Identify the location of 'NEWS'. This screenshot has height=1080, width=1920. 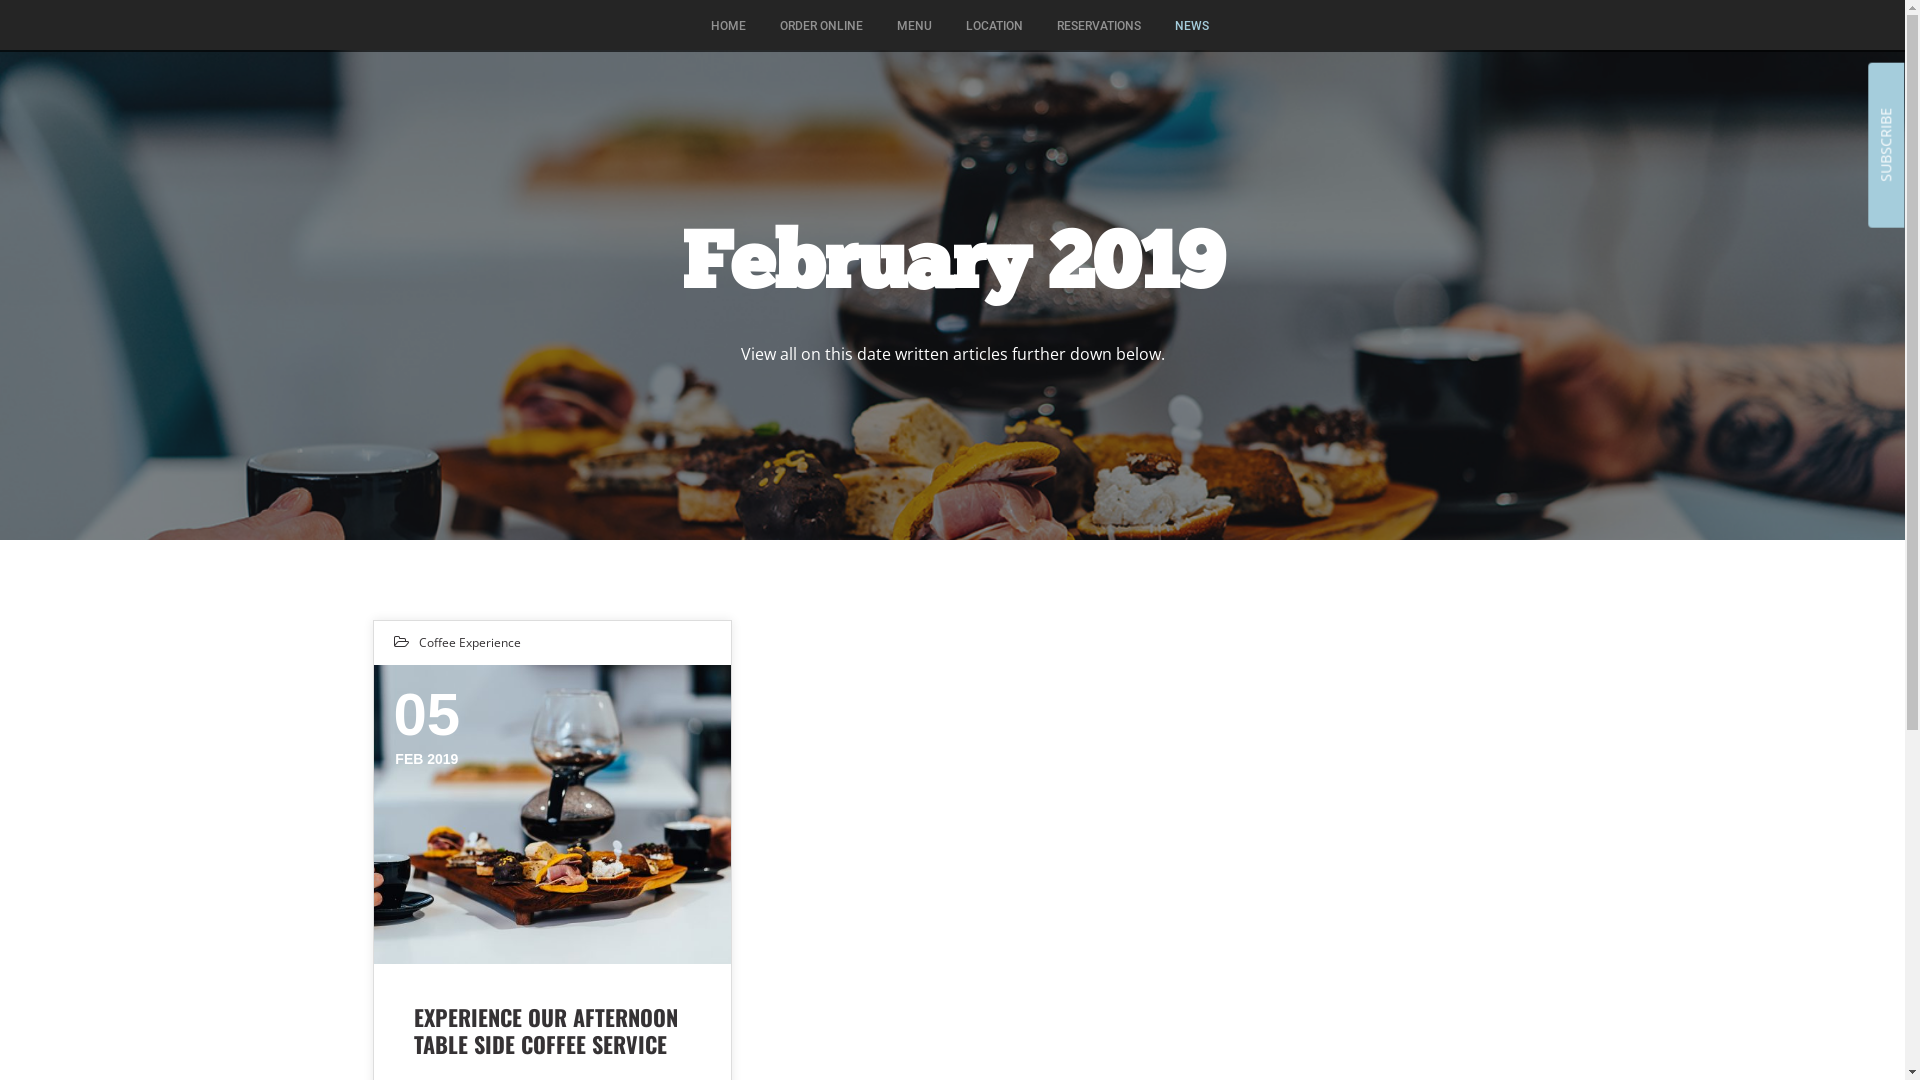
(1160, 26).